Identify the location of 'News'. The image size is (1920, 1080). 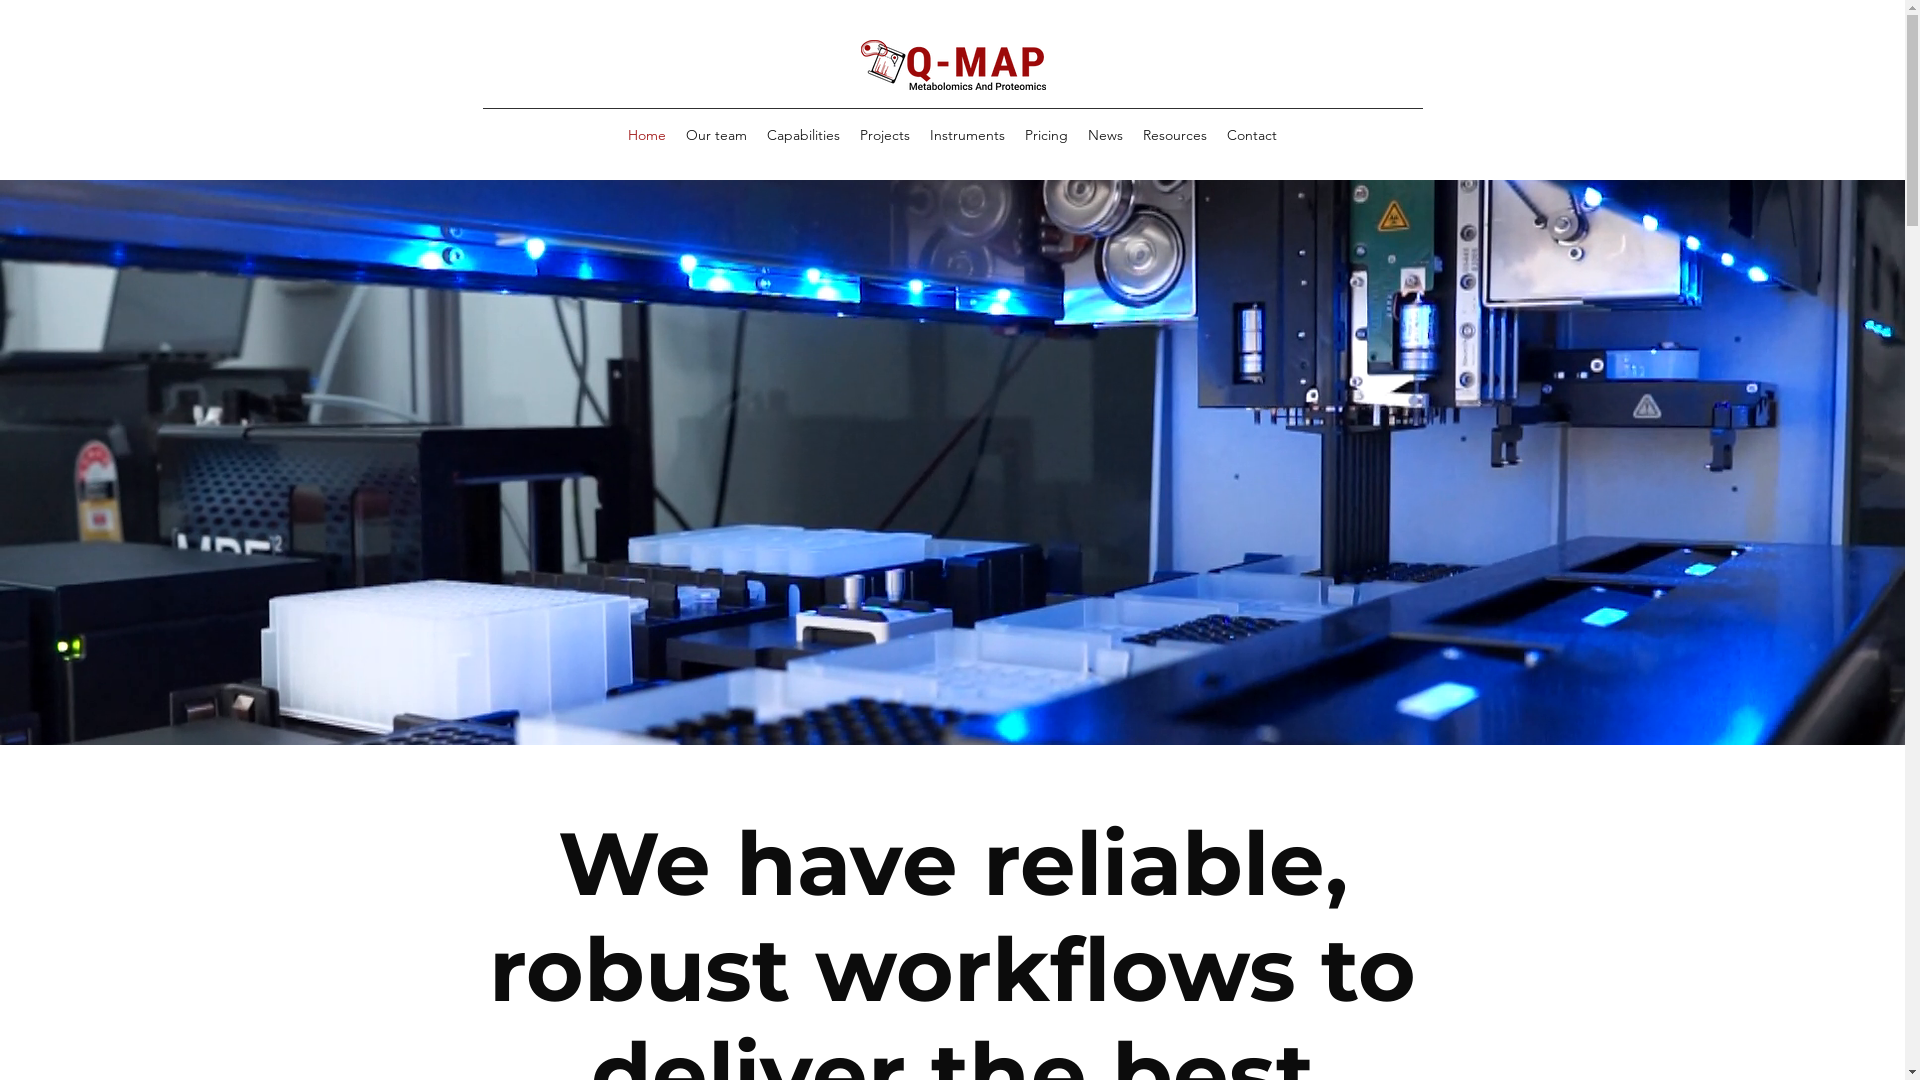
(1104, 135).